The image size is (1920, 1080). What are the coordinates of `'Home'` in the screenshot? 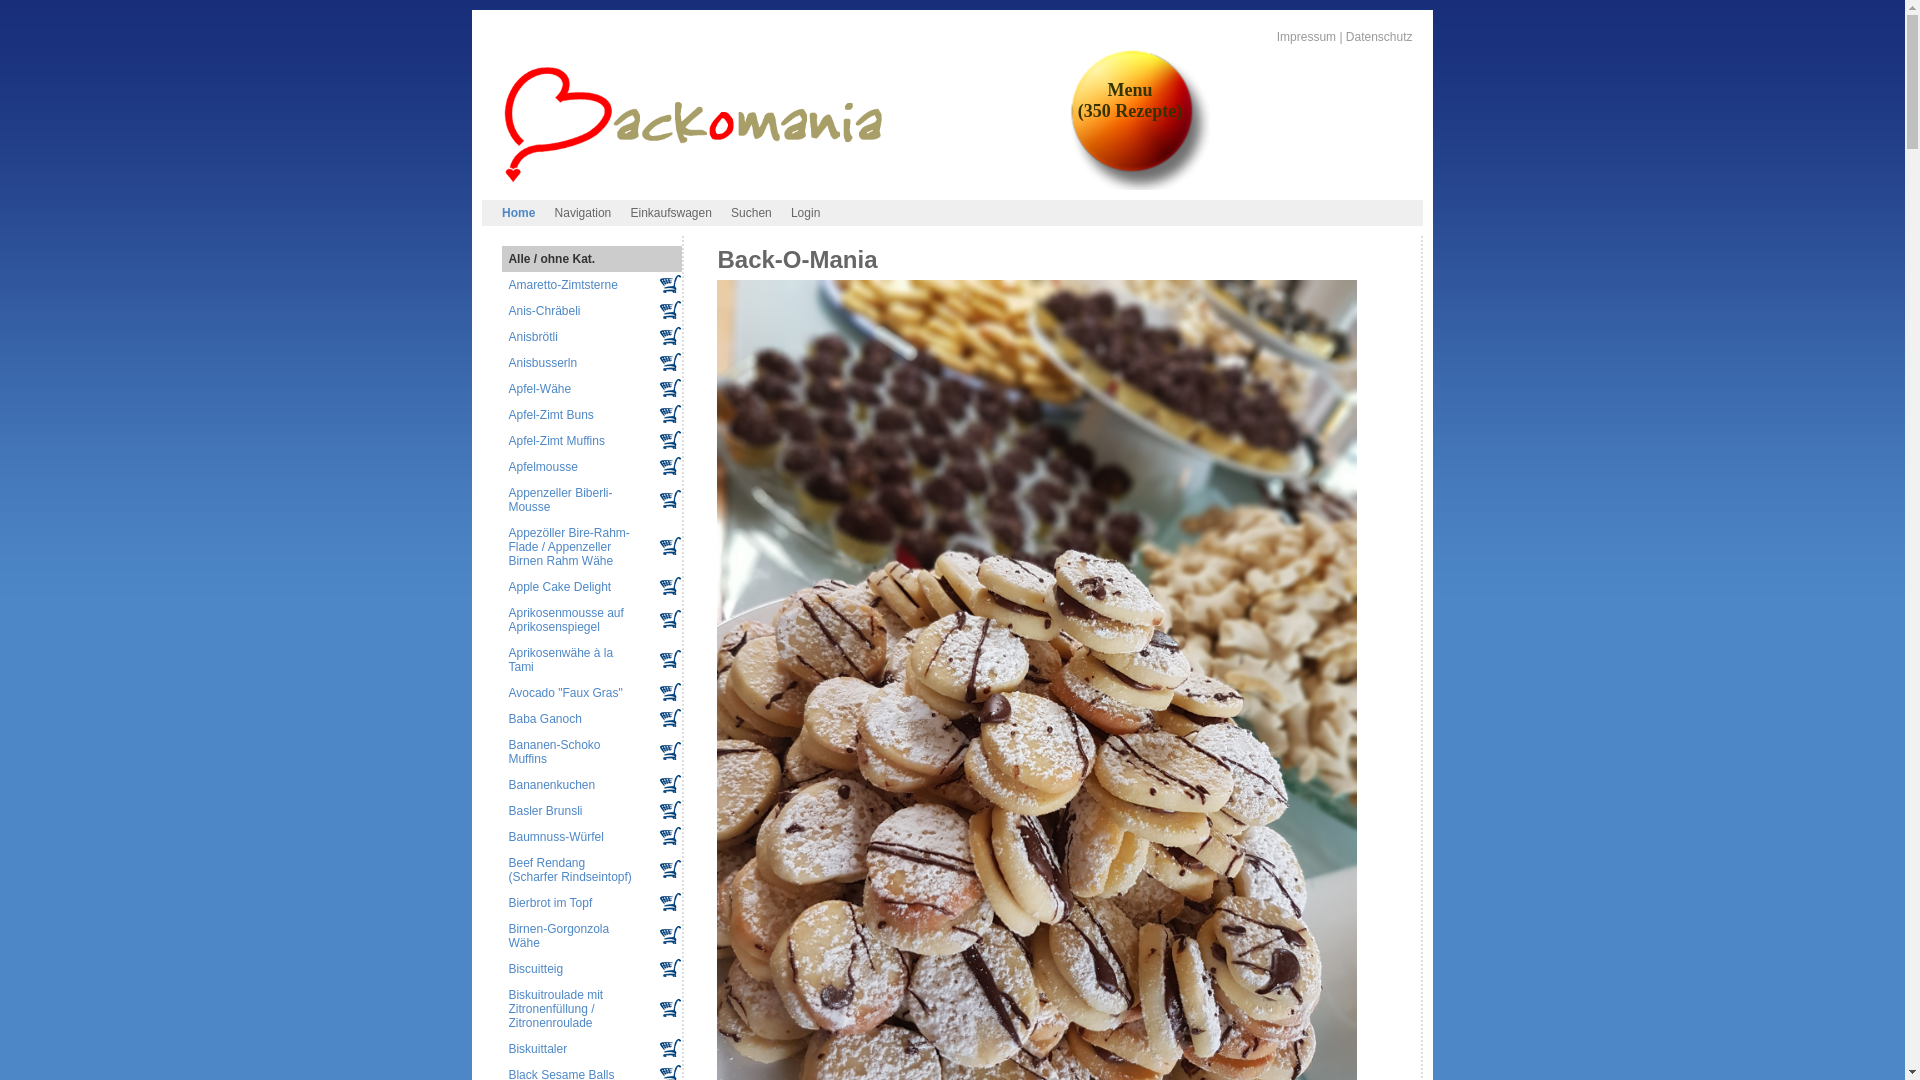 It's located at (518, 212).